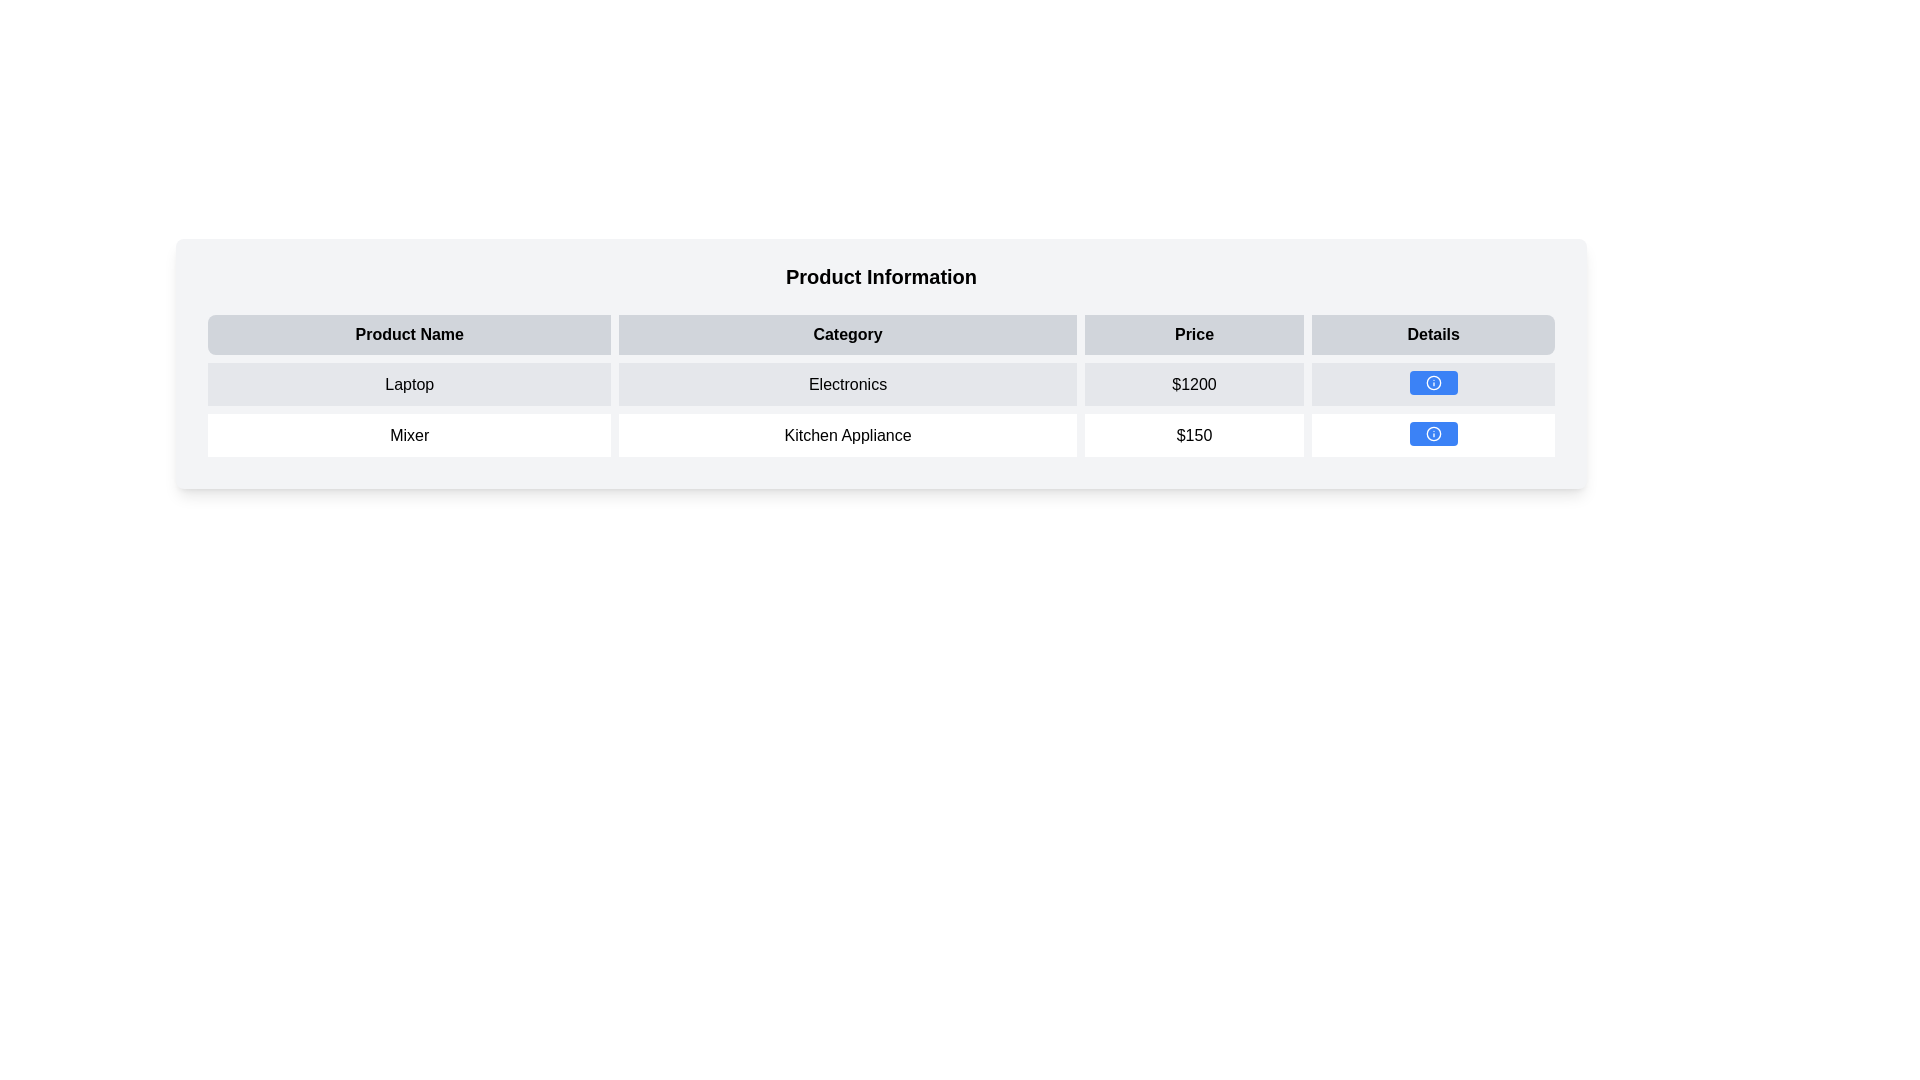  What do you see at coordinates (408, 334) in the screenshot?
I see `the Table Header Cell that serves as the header for the first column containing product names, located at the top-left corner of the table layout` at bounding box center [408, 334].